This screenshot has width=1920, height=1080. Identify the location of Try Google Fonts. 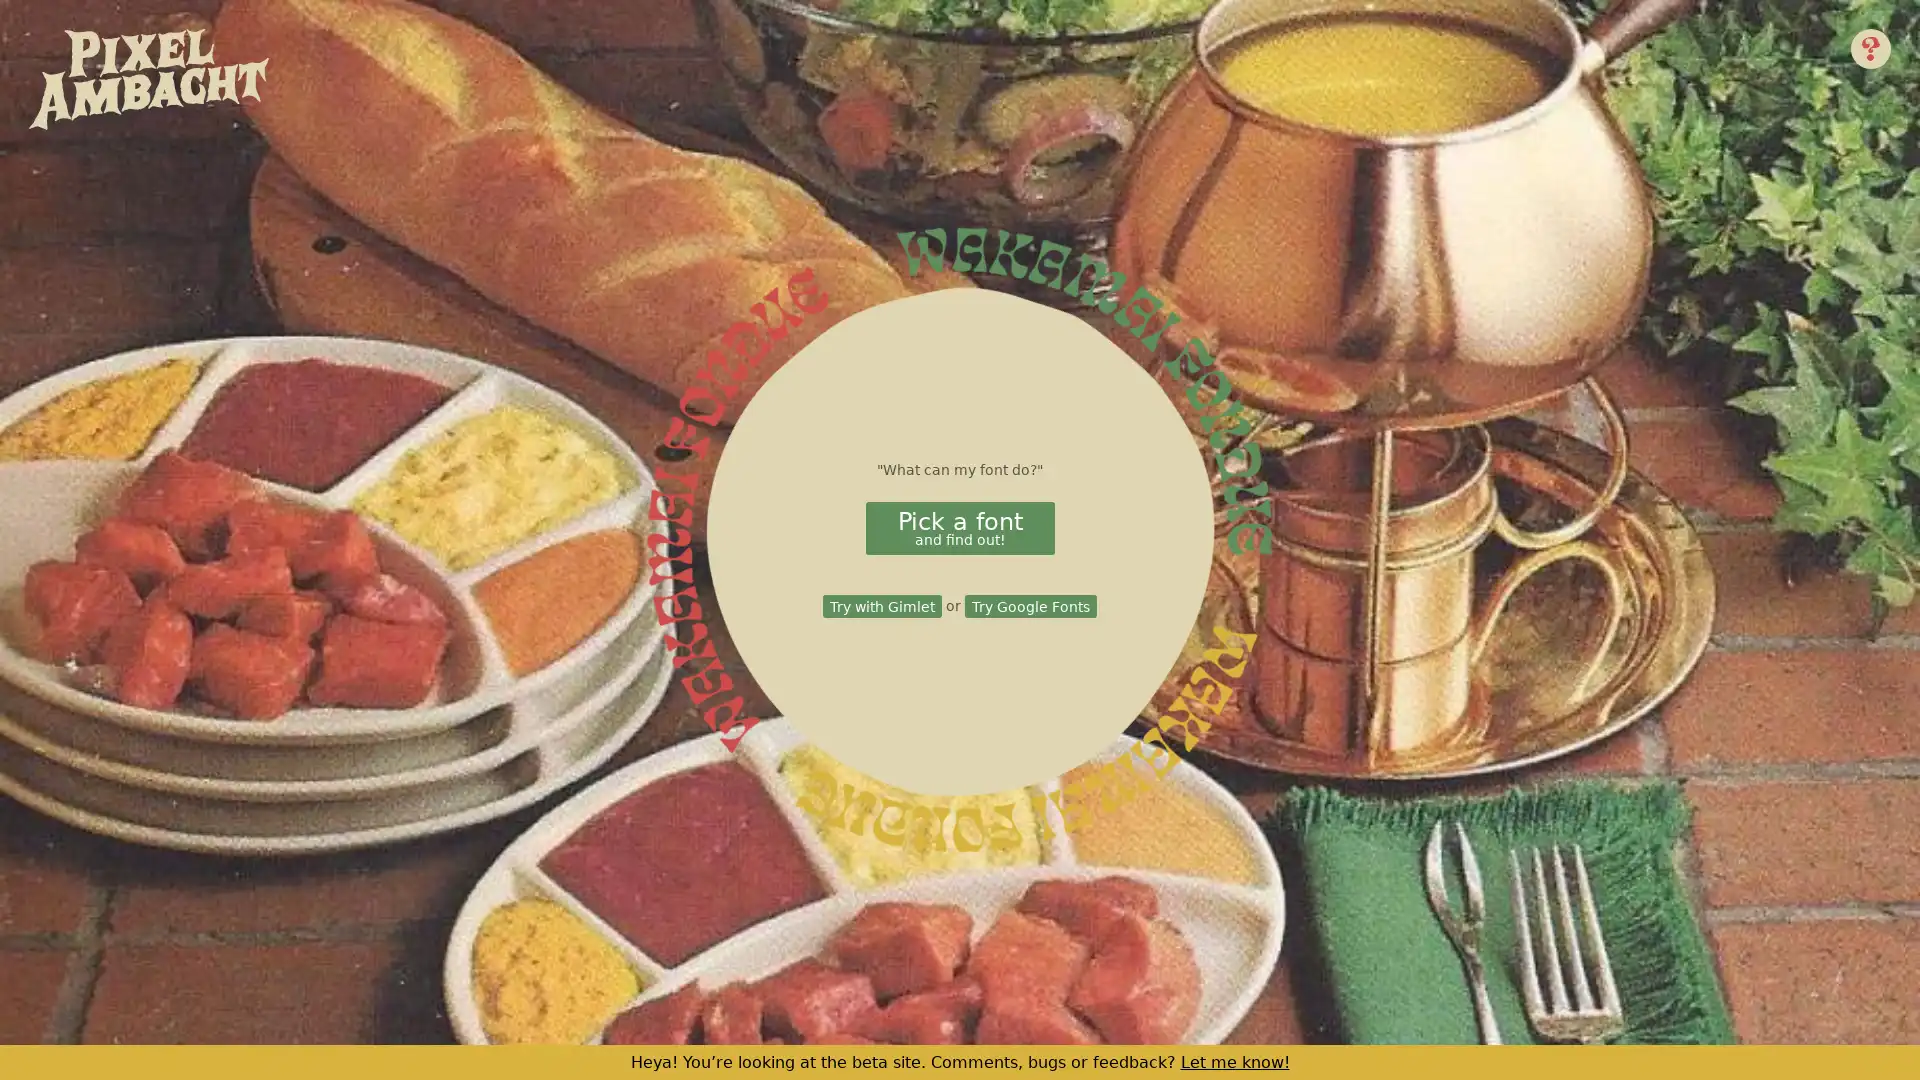
(1030, 605).